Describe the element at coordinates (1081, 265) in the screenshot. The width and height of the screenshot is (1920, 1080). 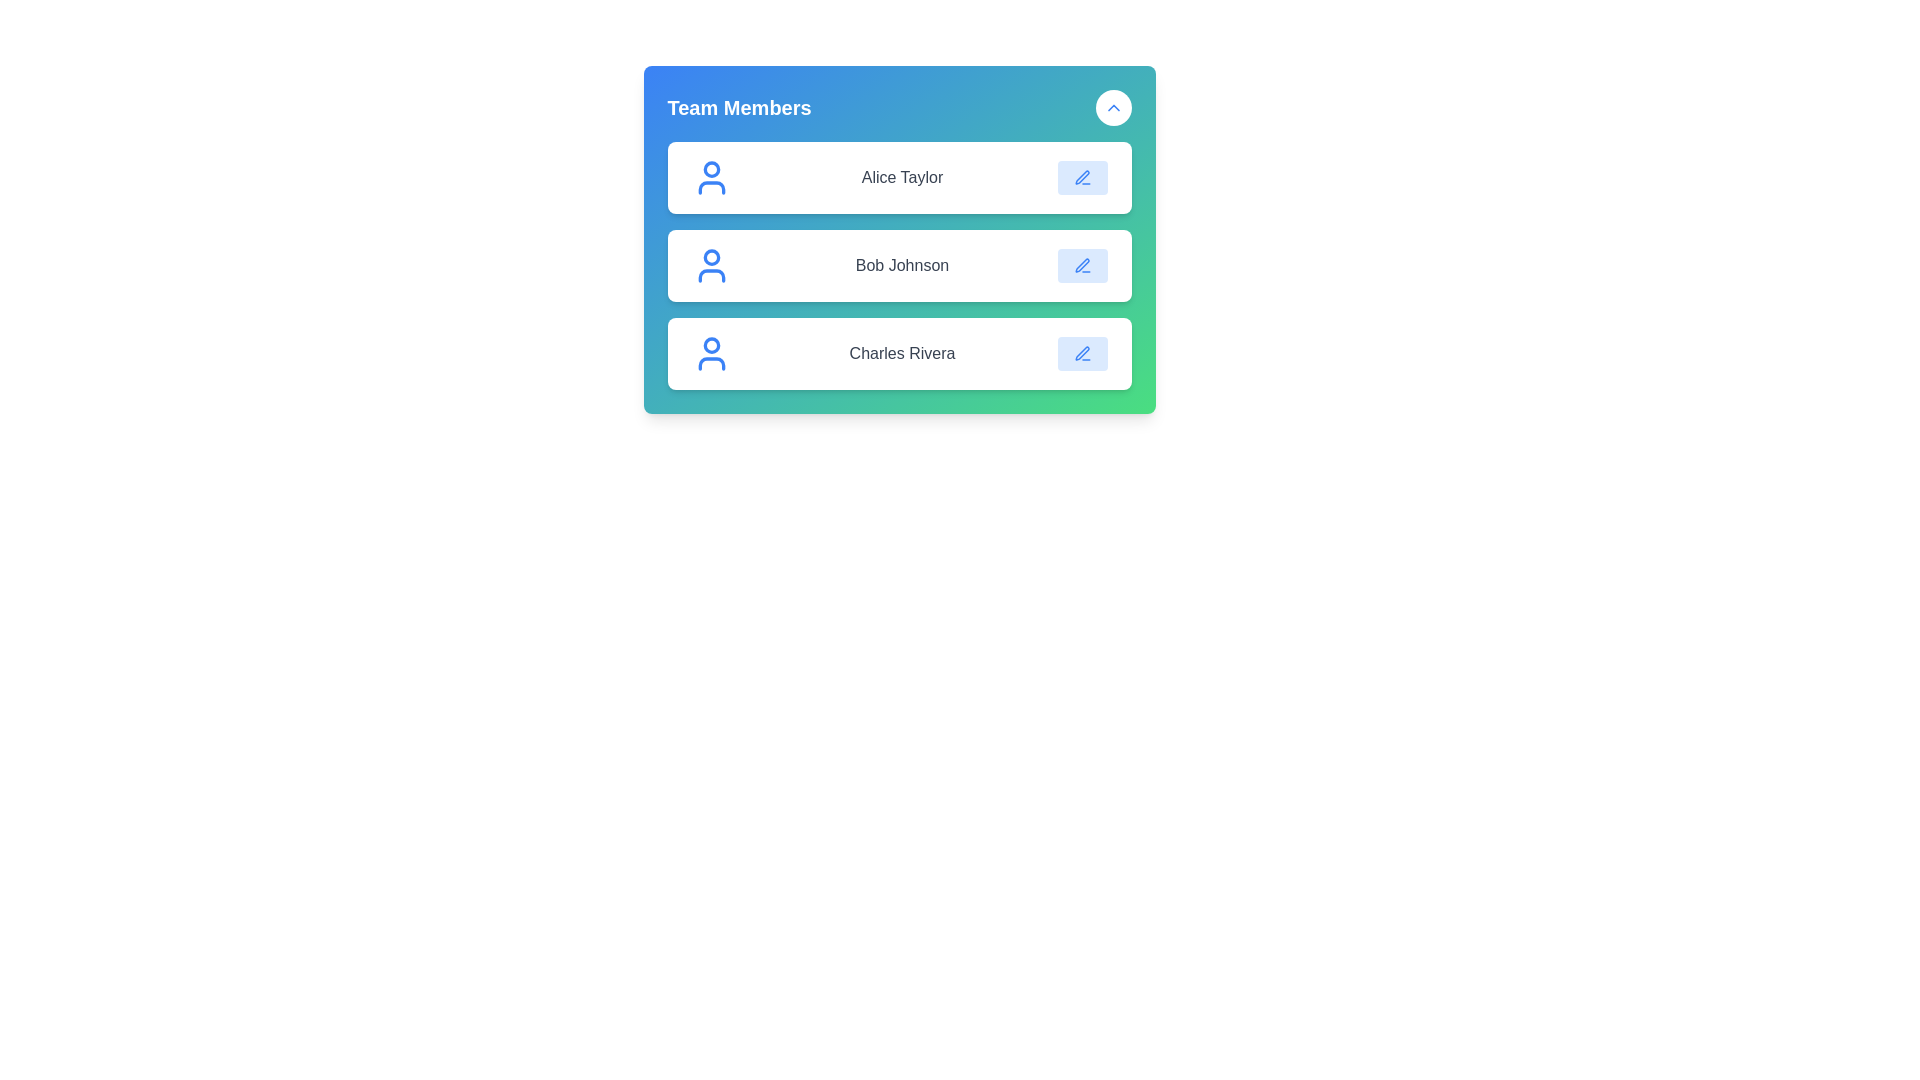
I see `the edit button for the contact named Bob Johnson` at that location.